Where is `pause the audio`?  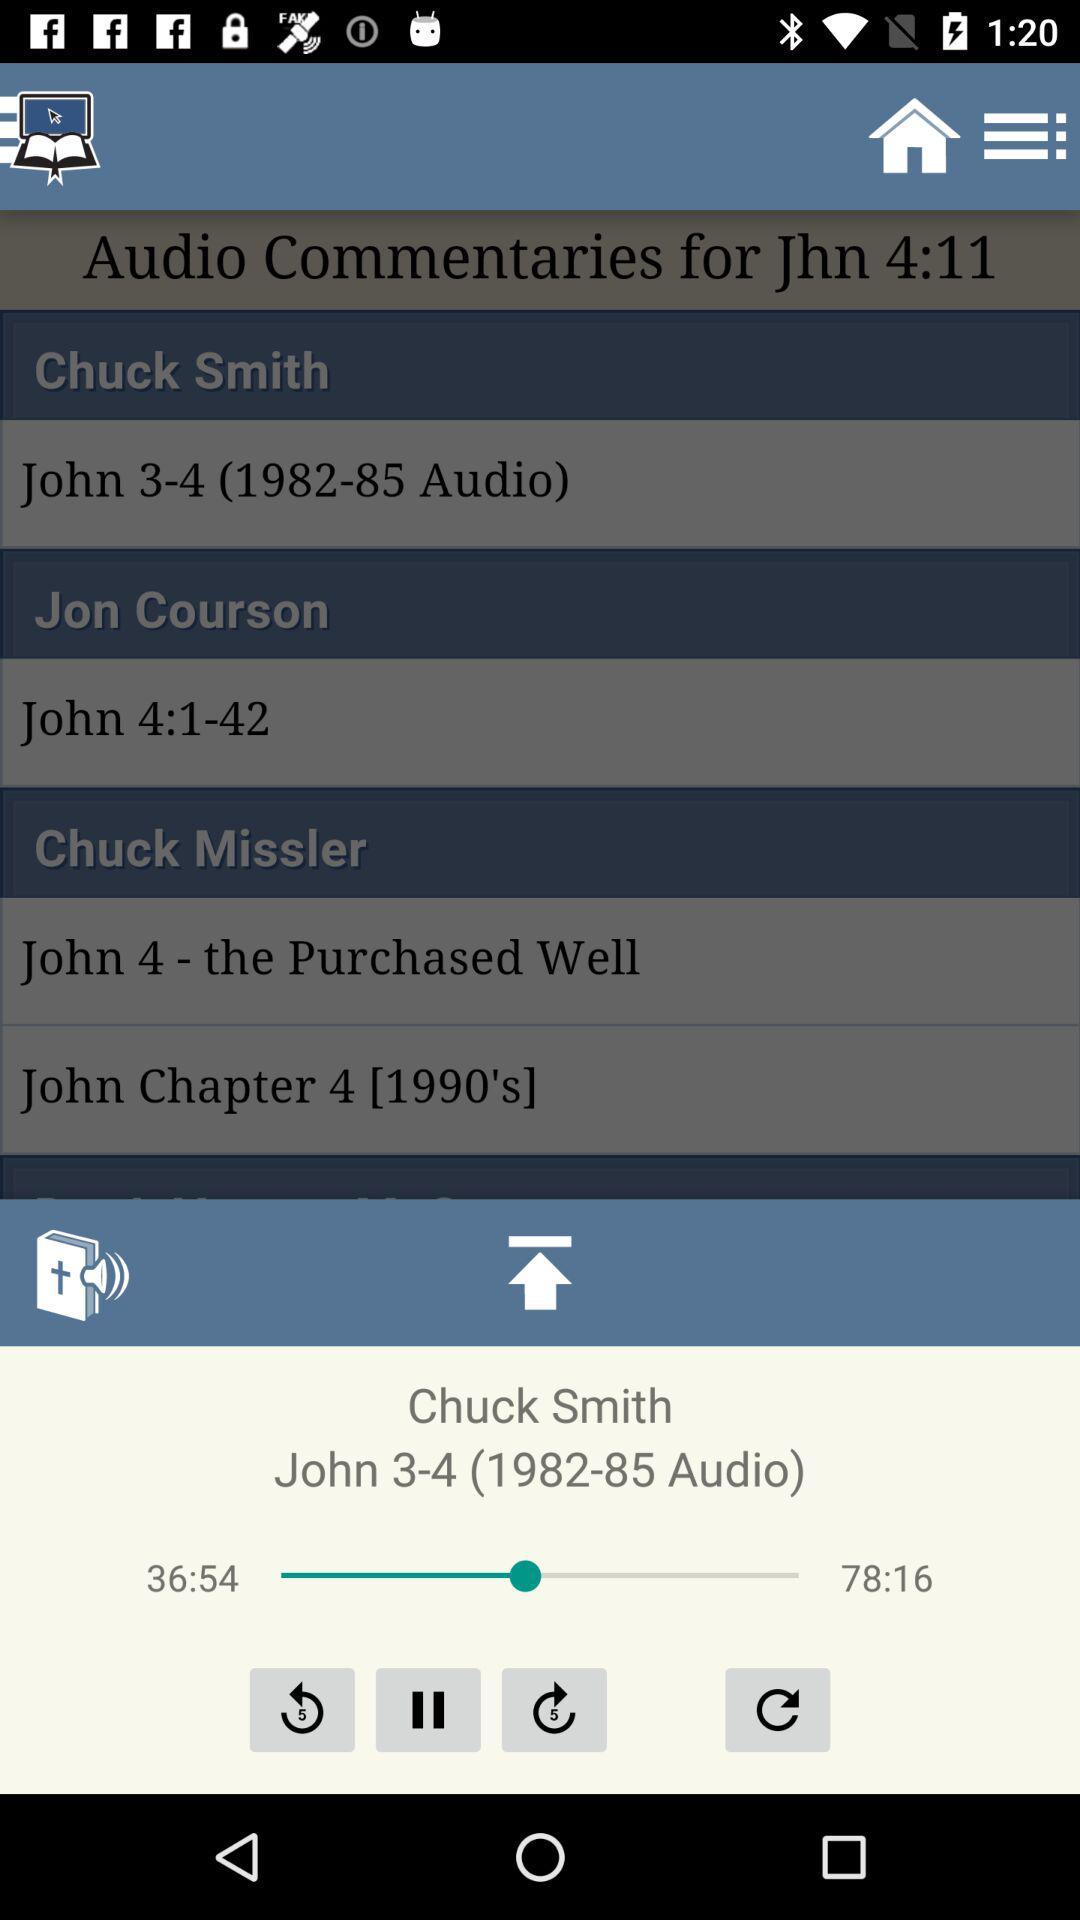 pause the audio is located at coordinates (427, 1708).